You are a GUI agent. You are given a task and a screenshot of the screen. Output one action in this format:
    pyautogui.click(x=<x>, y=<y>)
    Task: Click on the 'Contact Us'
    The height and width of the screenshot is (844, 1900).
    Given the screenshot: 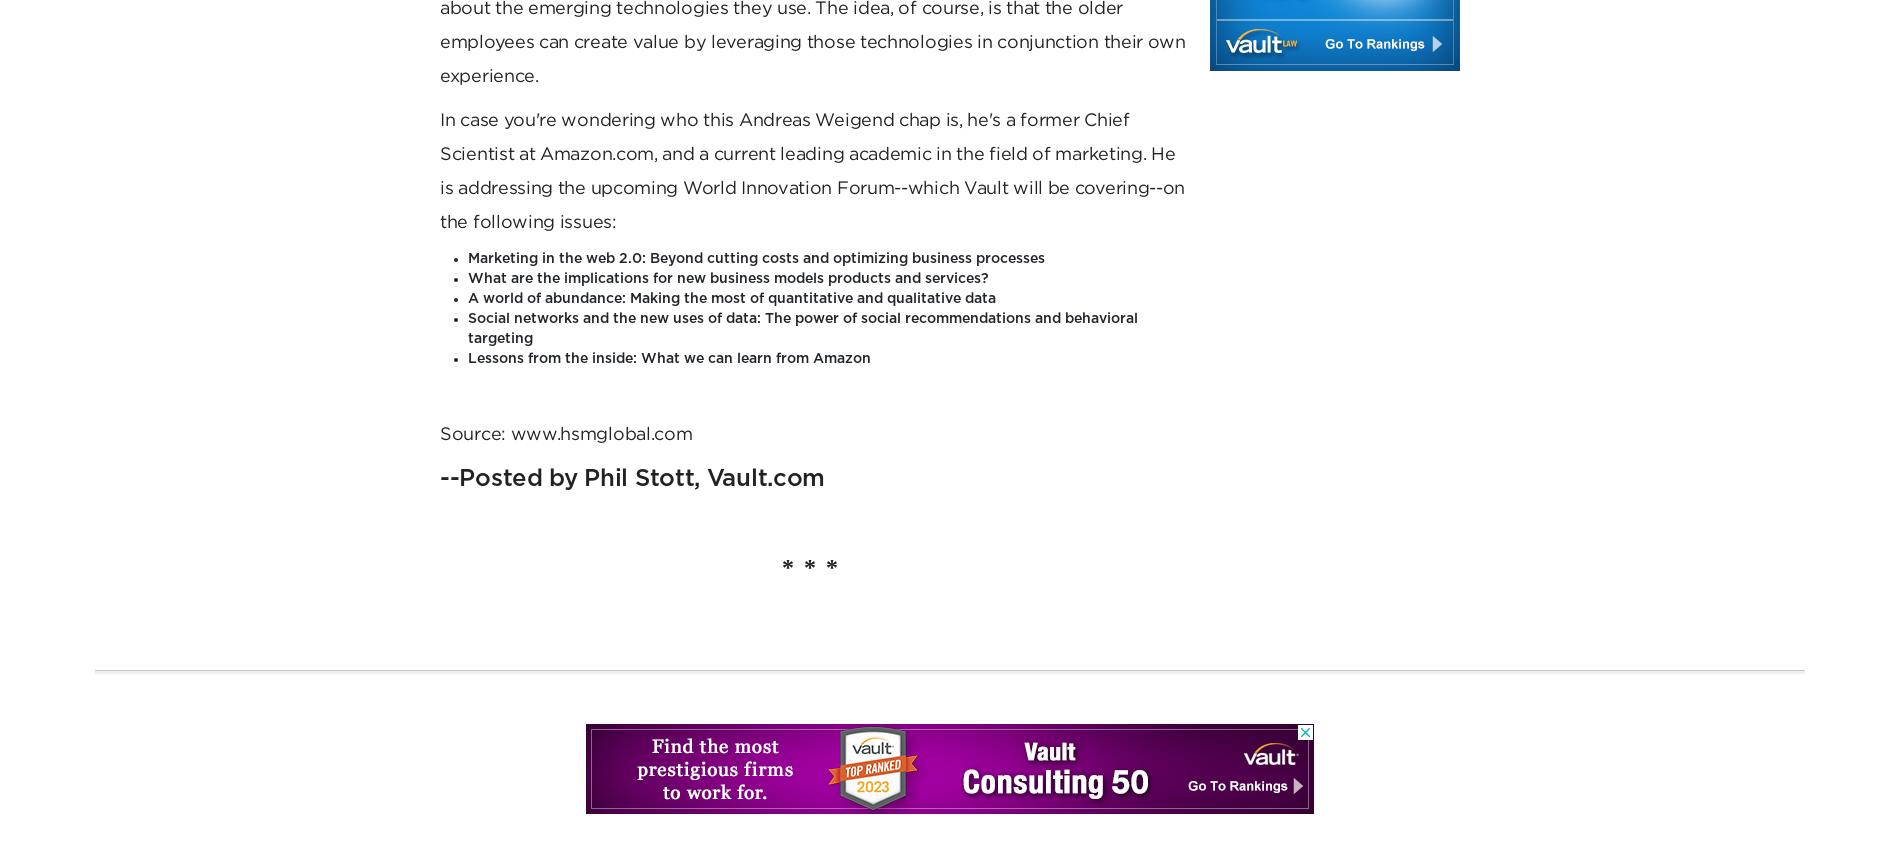 What is the action you would take?
    pyautogui.click(x=1386, y=134)
    